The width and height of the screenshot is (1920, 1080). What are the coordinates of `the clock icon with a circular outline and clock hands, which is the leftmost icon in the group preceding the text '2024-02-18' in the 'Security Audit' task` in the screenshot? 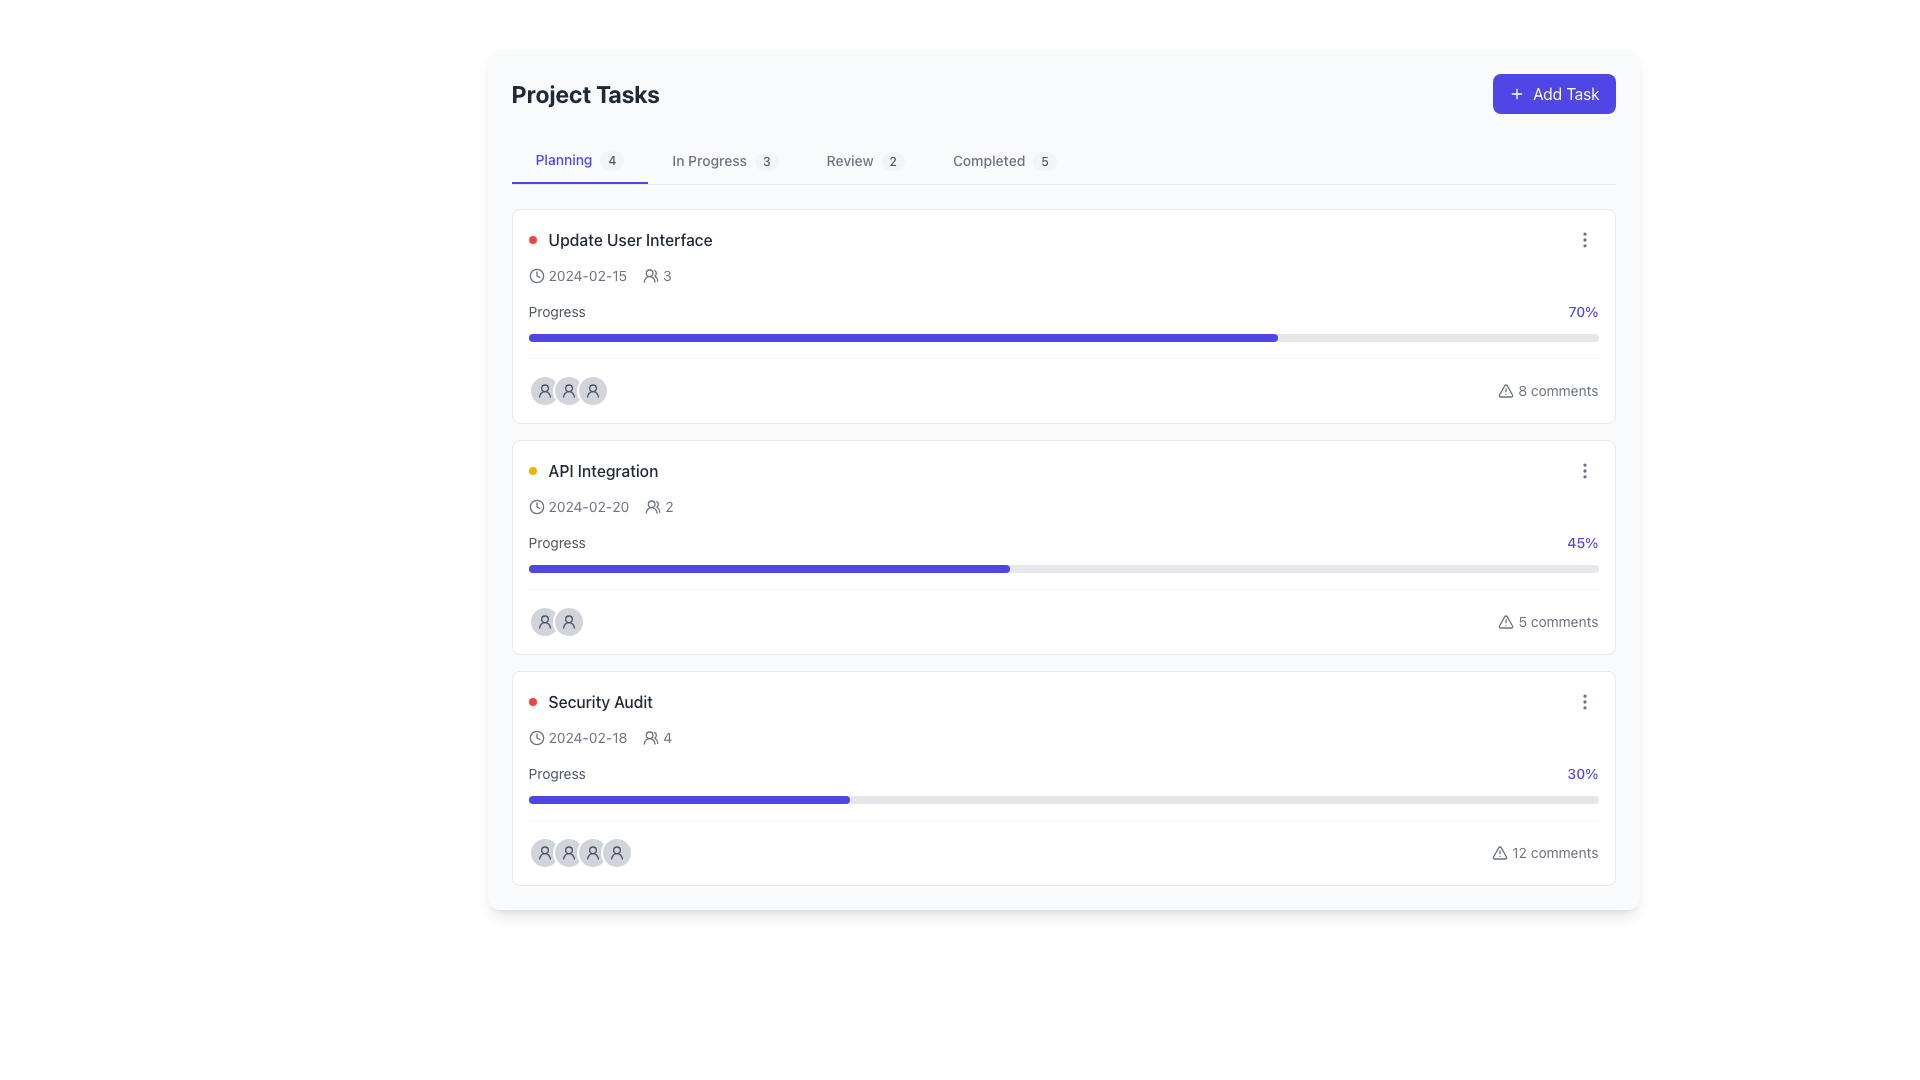 It's located at (536, 737).